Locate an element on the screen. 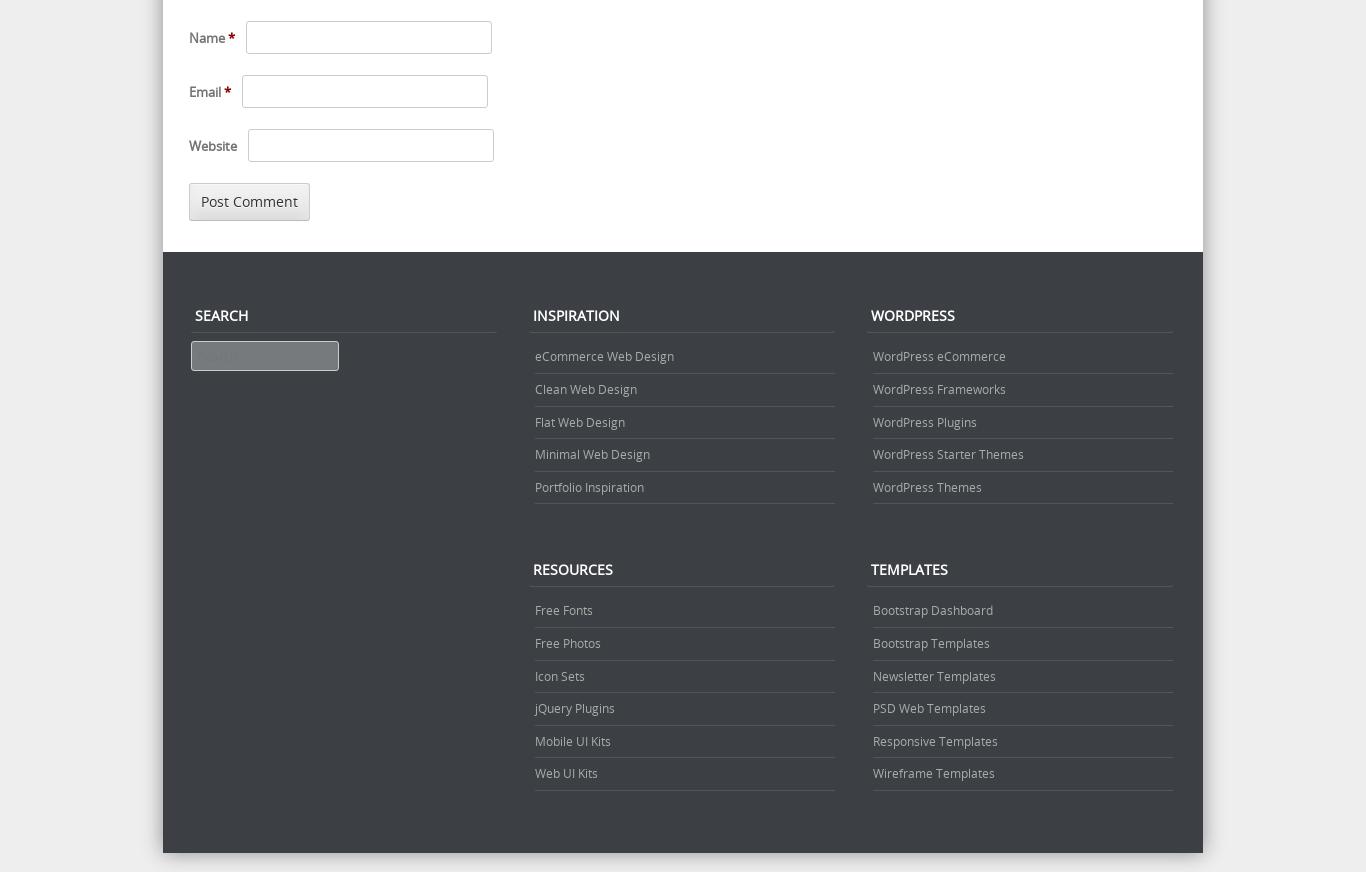 Image resolution: width=1366 pixels, height=872 pixels. 'WordPress eCommerce' is located at coordinates (939, 356).